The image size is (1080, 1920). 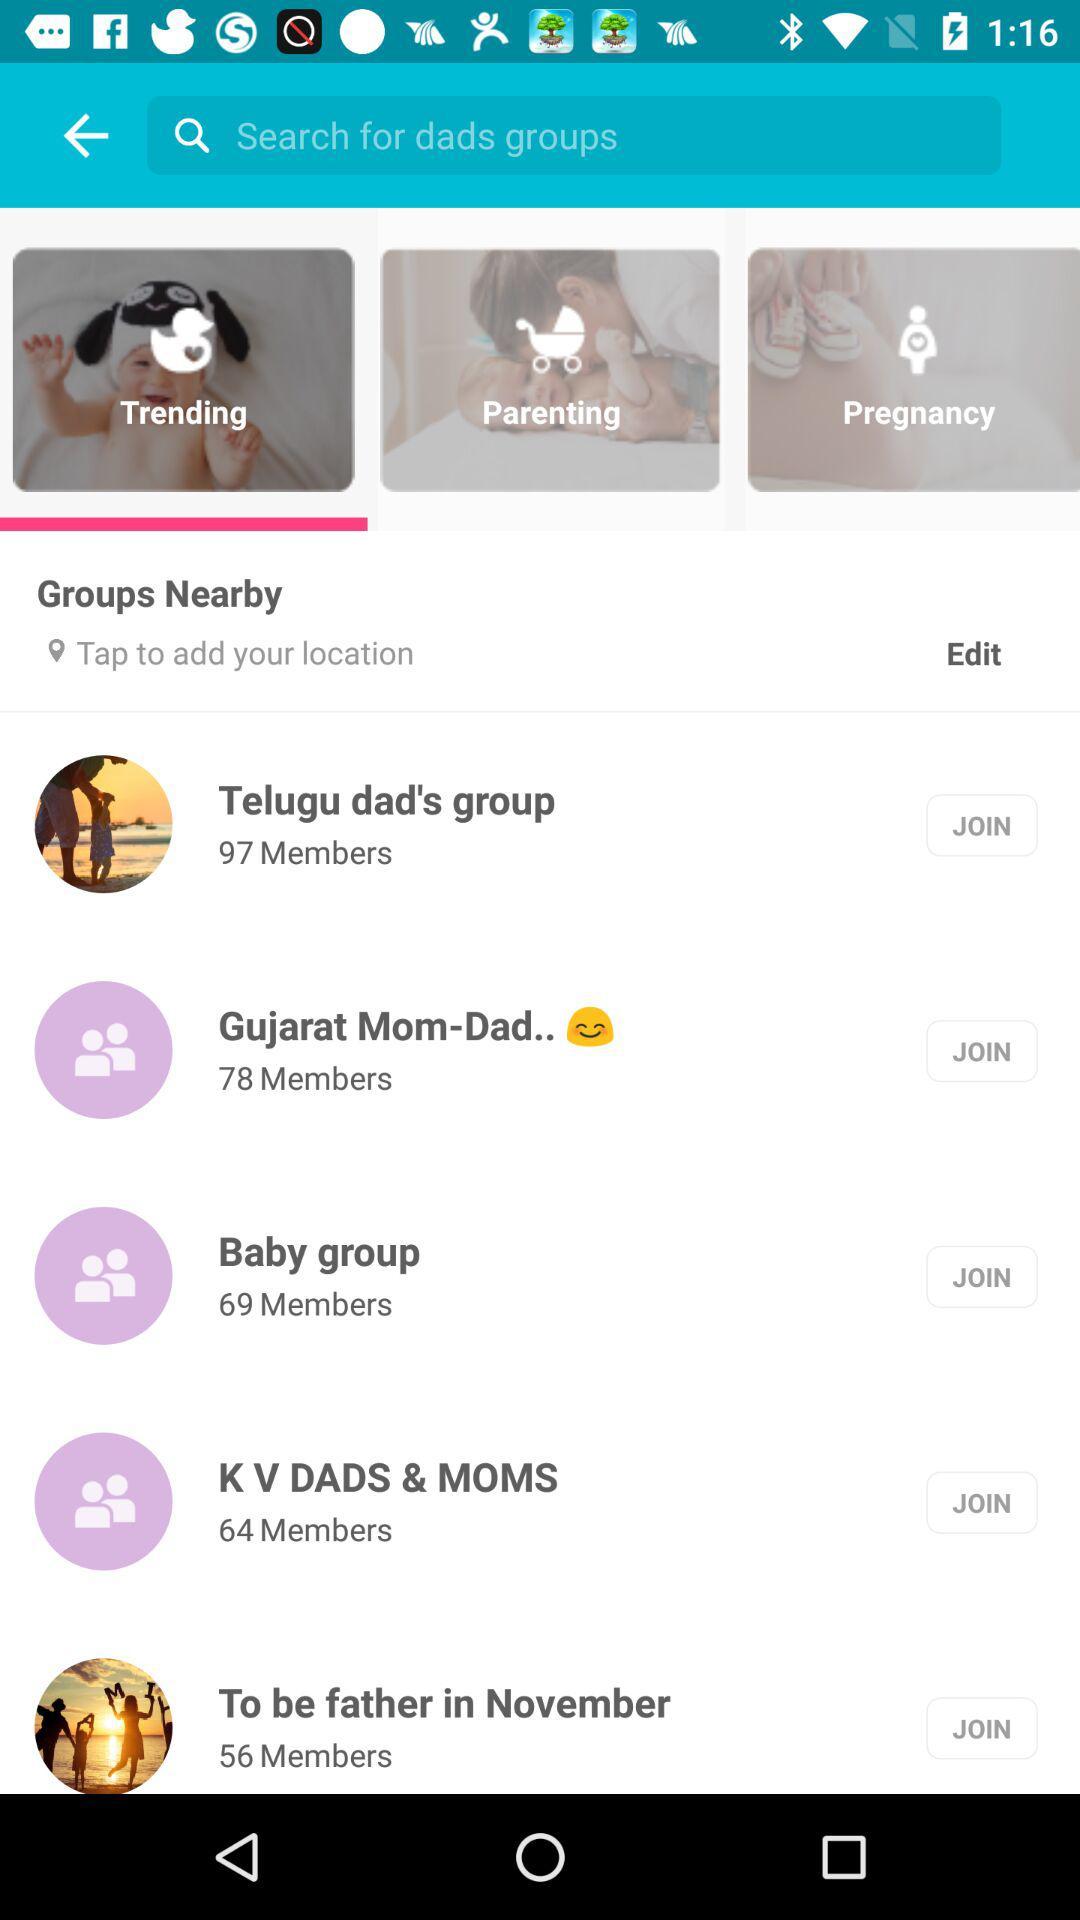 I want to click on the icon below the to be father, so click(x=235, y=1753).